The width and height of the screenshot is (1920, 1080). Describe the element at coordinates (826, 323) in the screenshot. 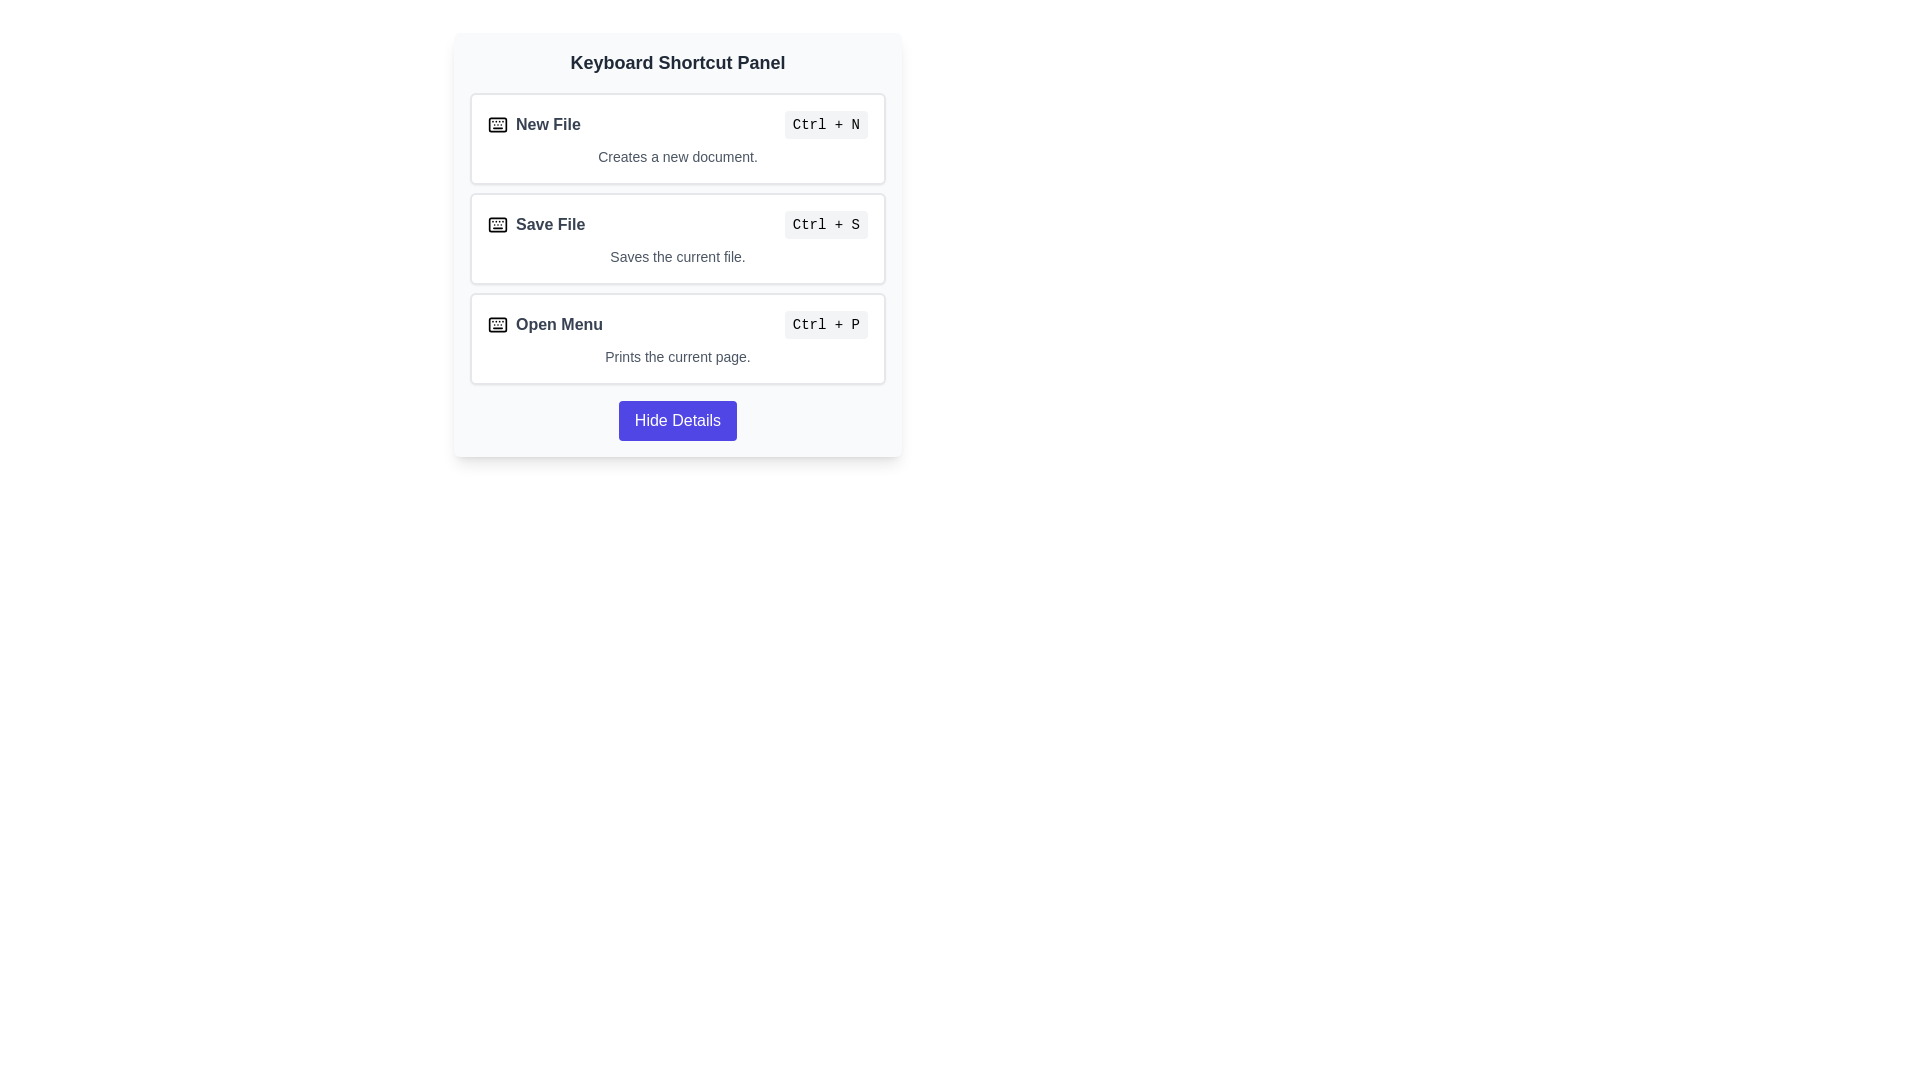

I see `the non-interactive text display showing the keyboard shortcut 'Ctrl + P' for the 'Open Menu' action, located on the right side of the 'Open Menu' row in the 'Keyboard Shortcut Panel'` at that location.